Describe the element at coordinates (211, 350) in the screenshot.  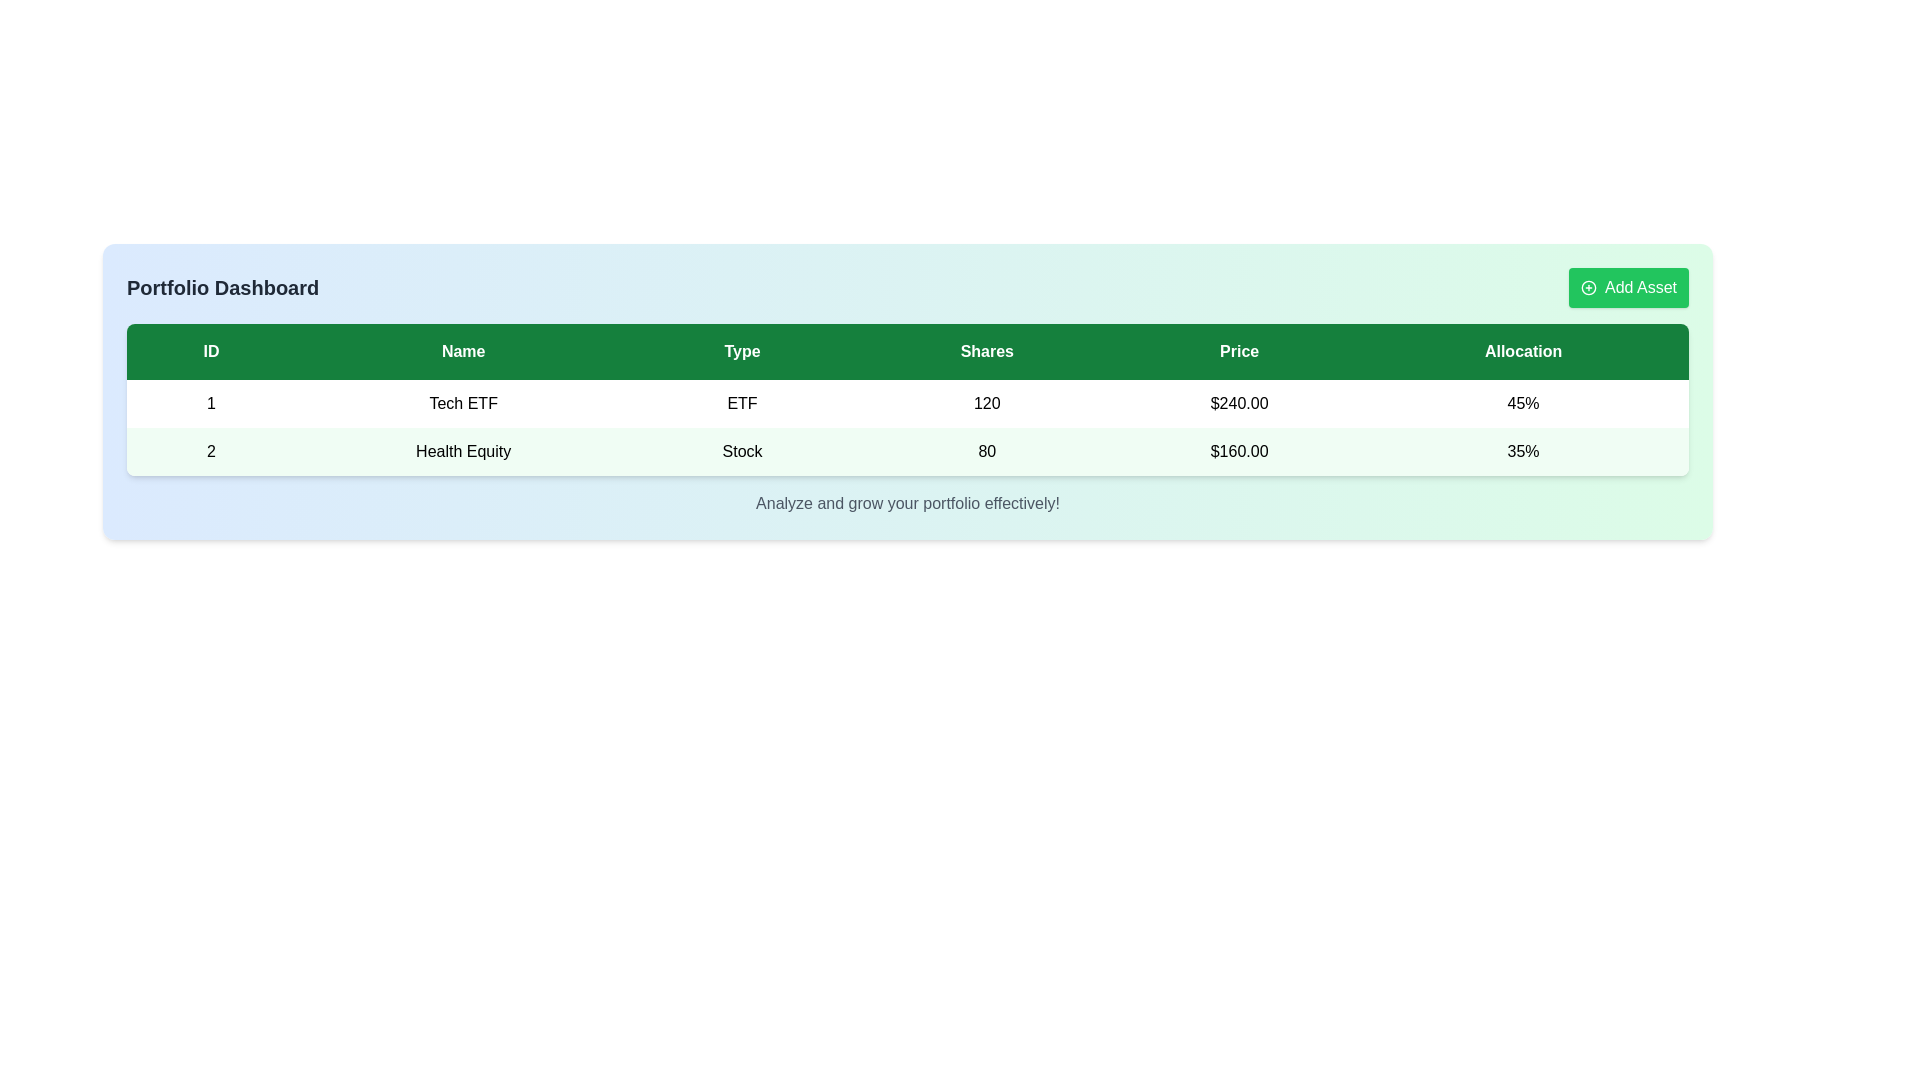
I see `the table header cell that serves as the header for the first column of a table listing IDs, located at the top-left corner of the table` at that location.